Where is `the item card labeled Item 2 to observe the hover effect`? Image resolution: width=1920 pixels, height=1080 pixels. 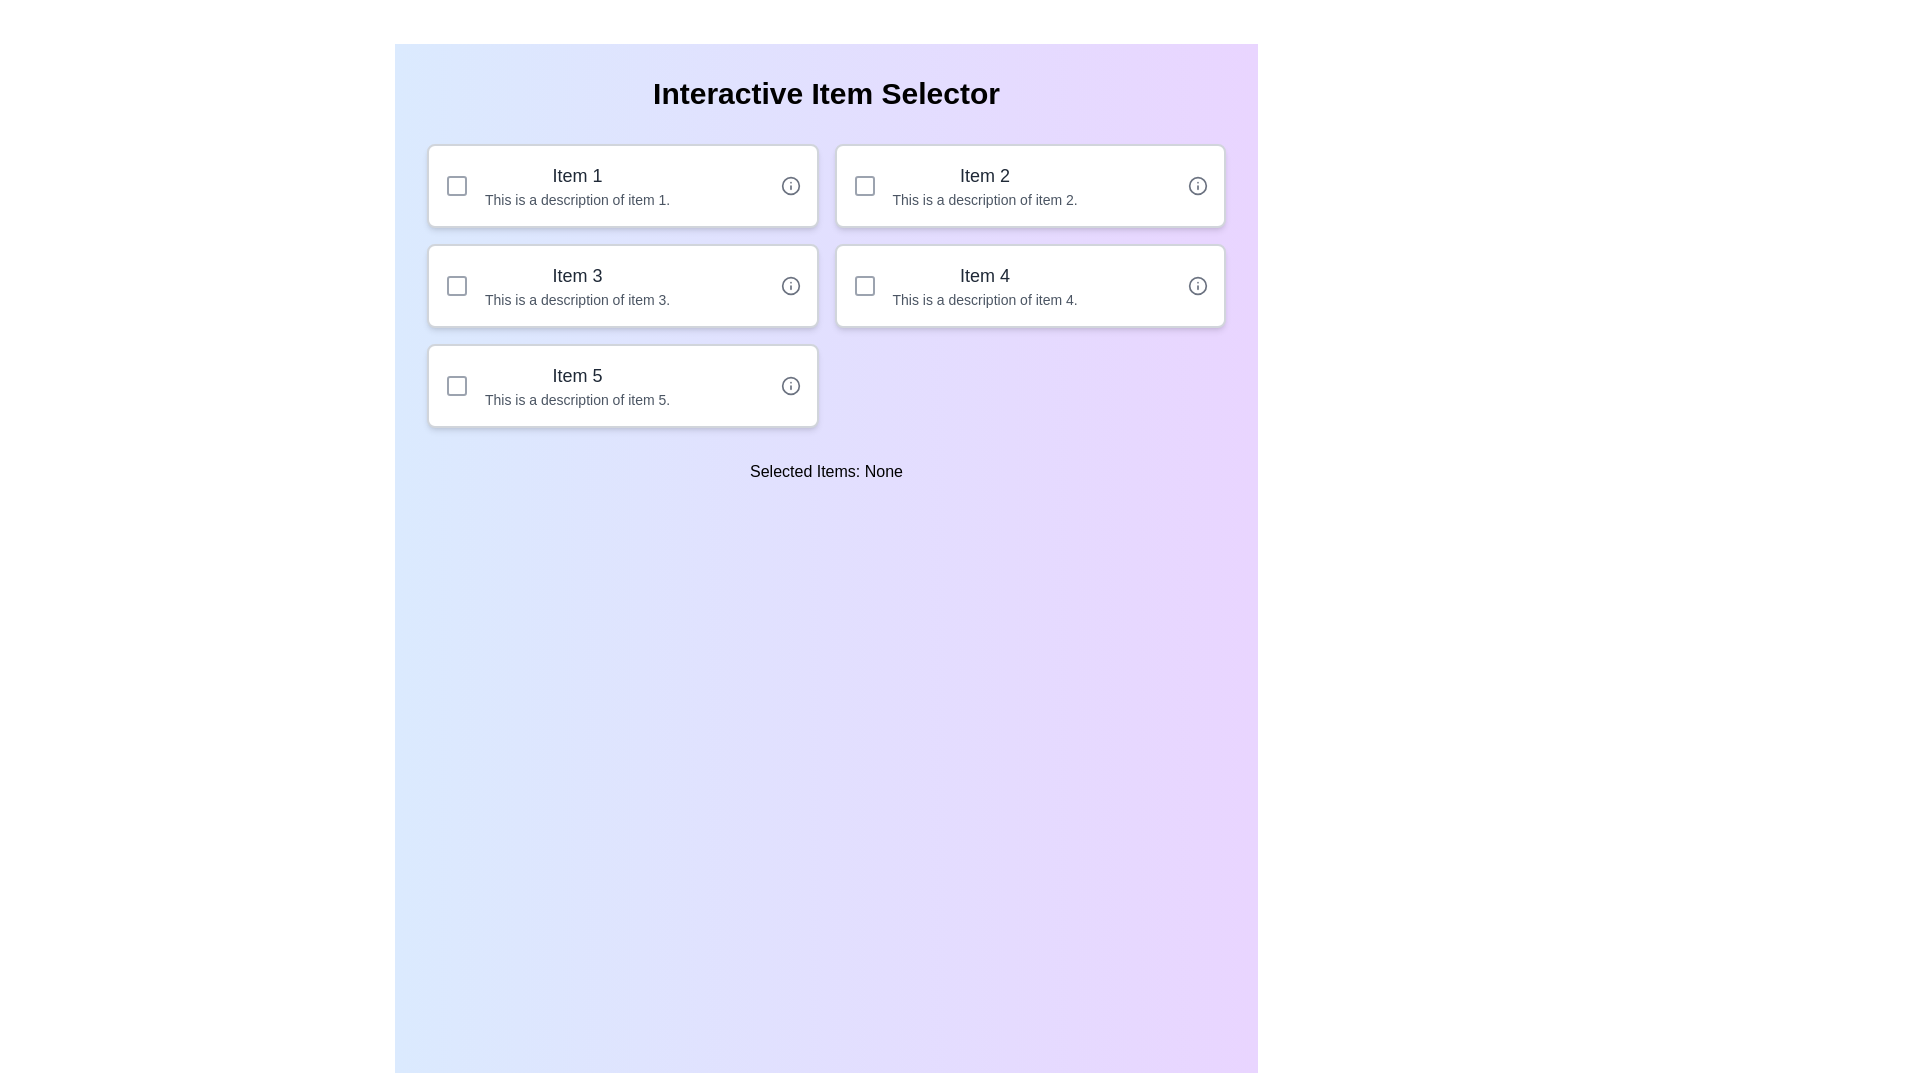
the item card labeled Item 2 to observe the hover effect is located at coordinates (1030, 185).